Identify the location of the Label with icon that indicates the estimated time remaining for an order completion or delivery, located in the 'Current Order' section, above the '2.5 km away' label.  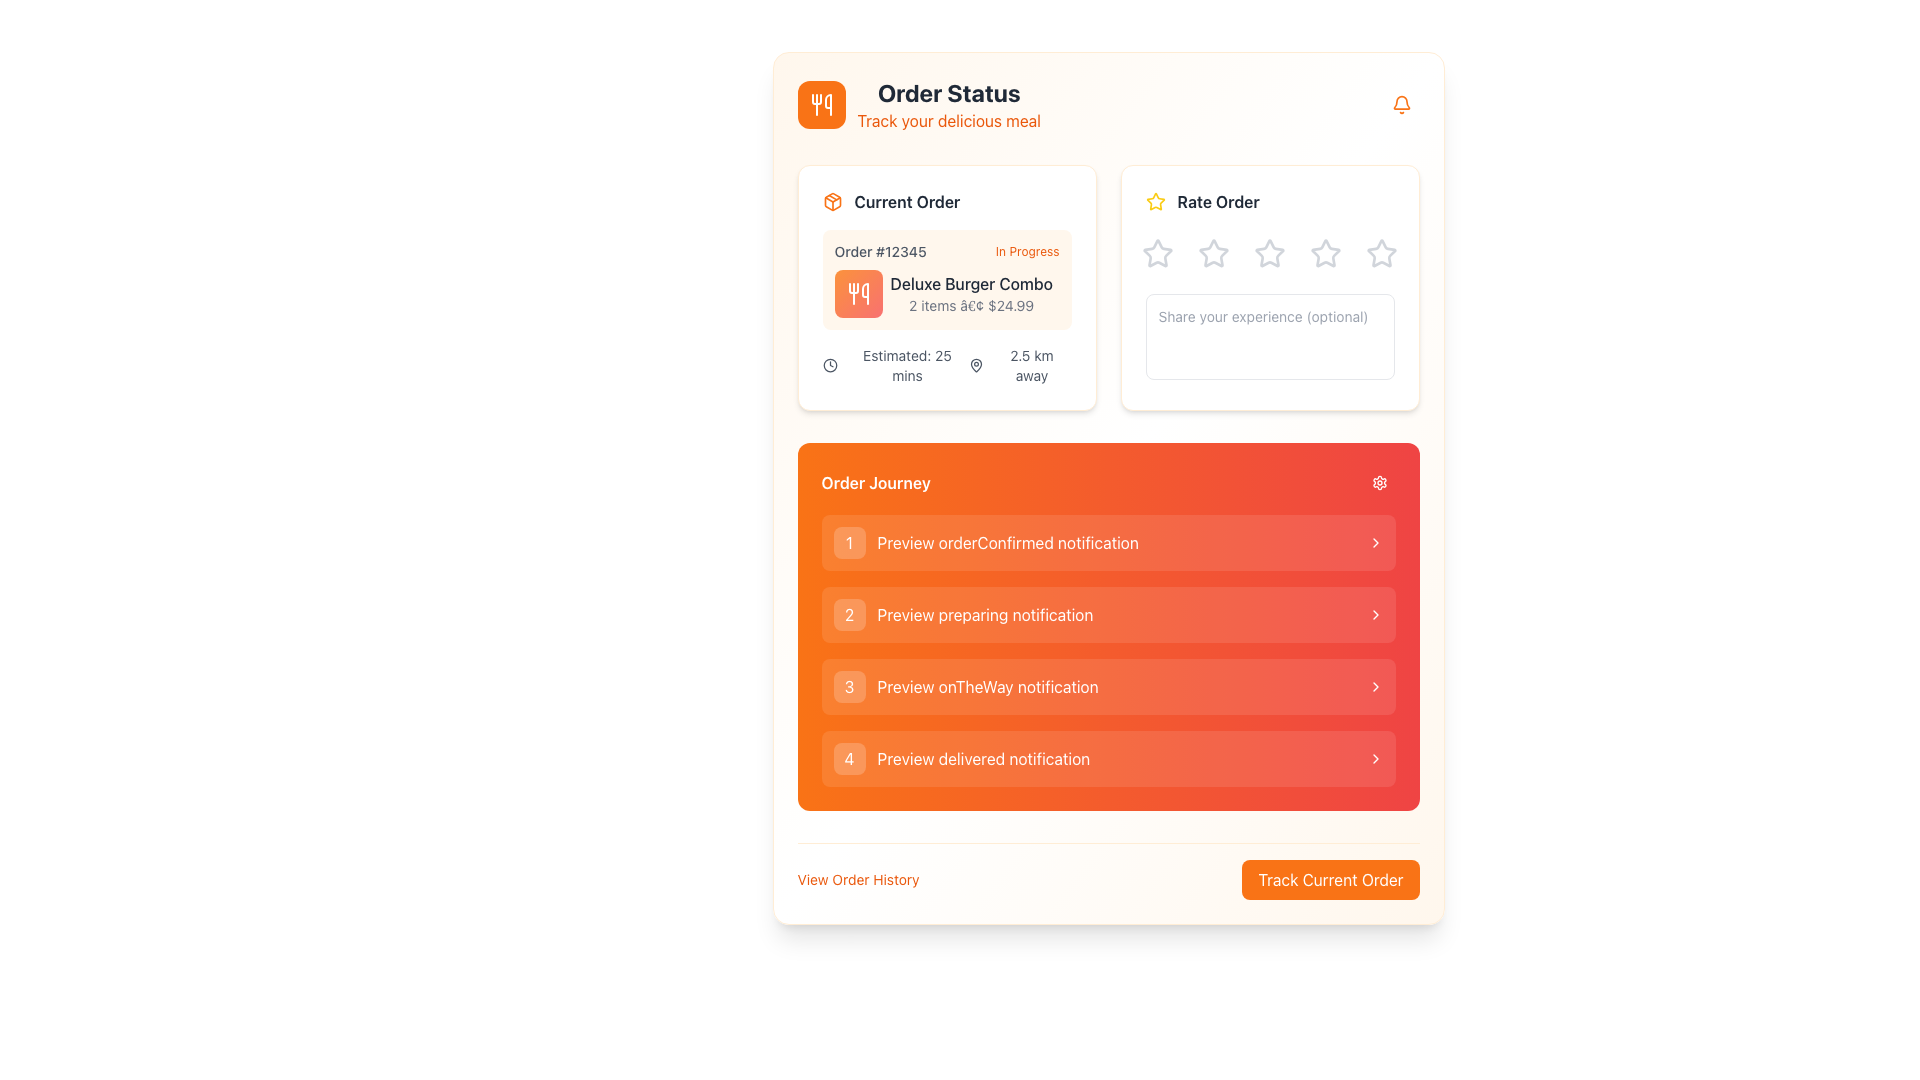
(894, 366).